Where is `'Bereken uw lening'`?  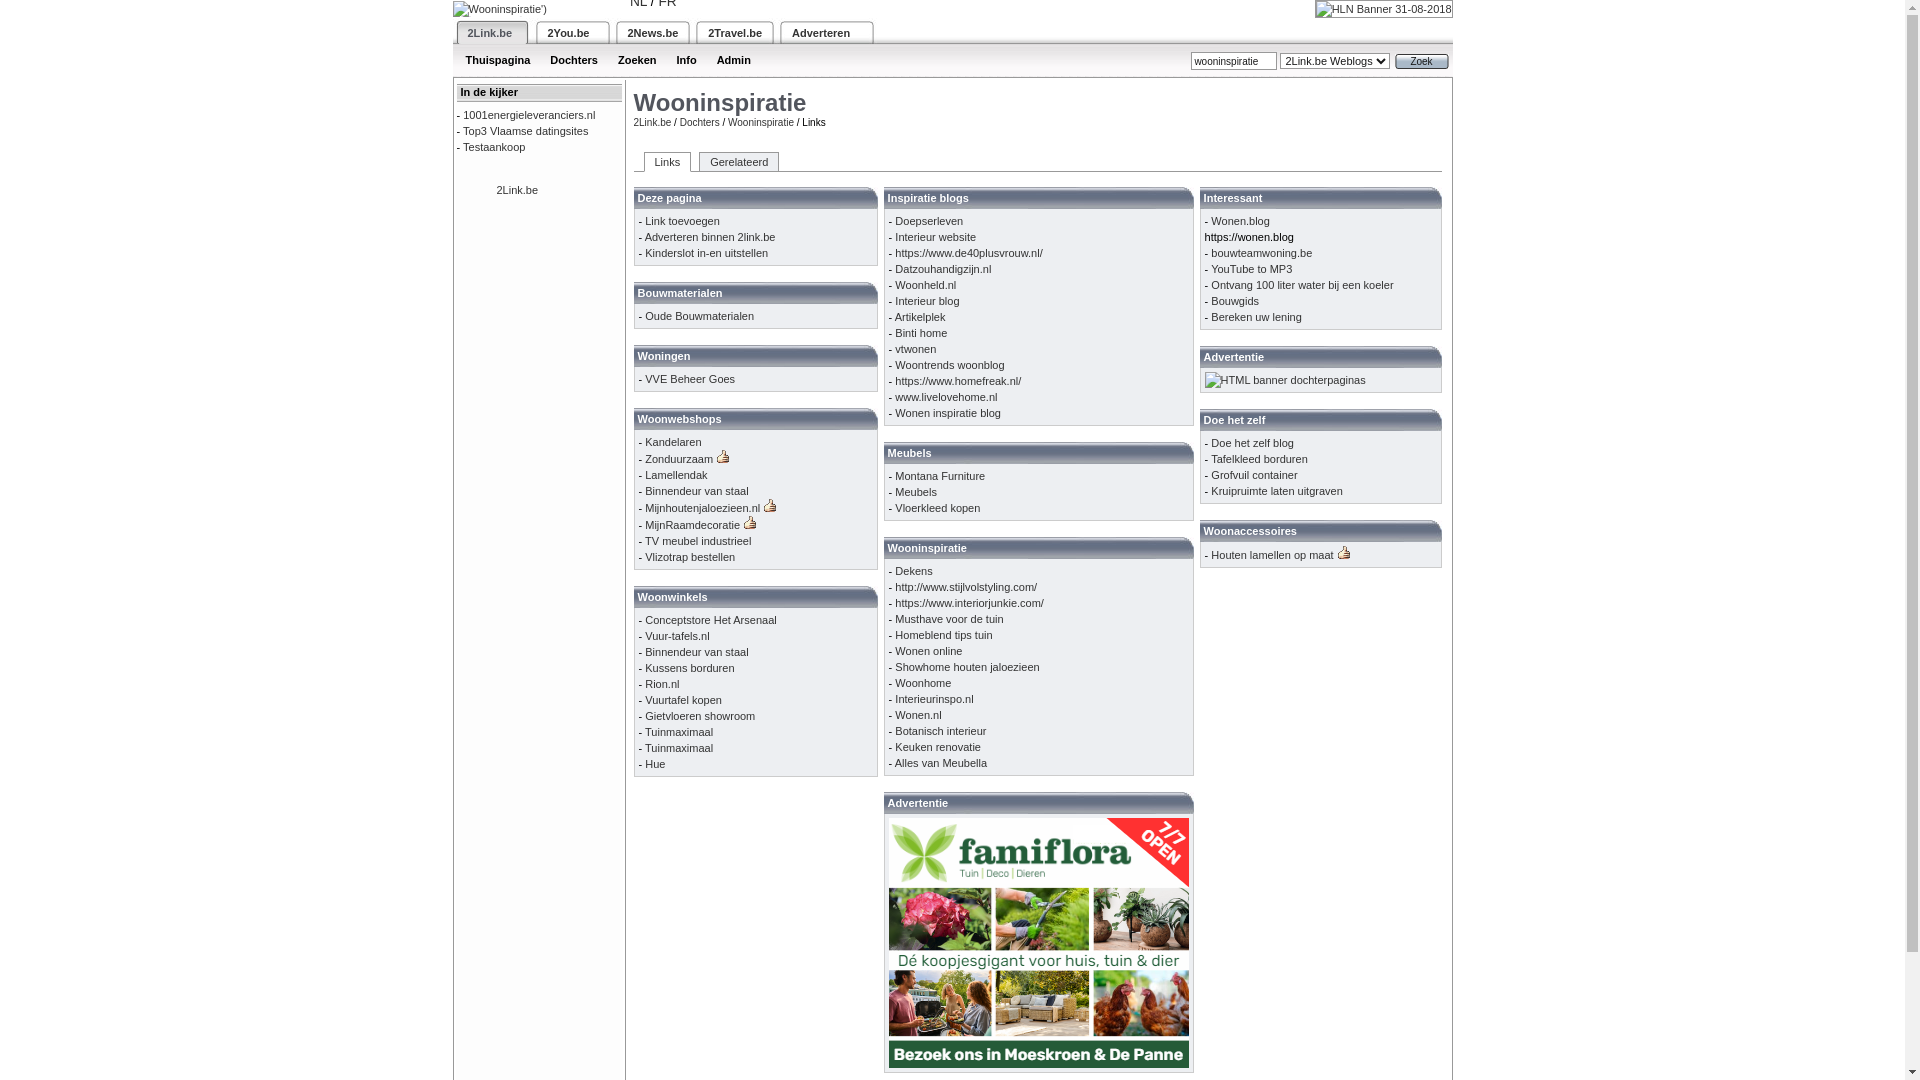 'Bereken uw lening' is located at coordinates (1255, 315).